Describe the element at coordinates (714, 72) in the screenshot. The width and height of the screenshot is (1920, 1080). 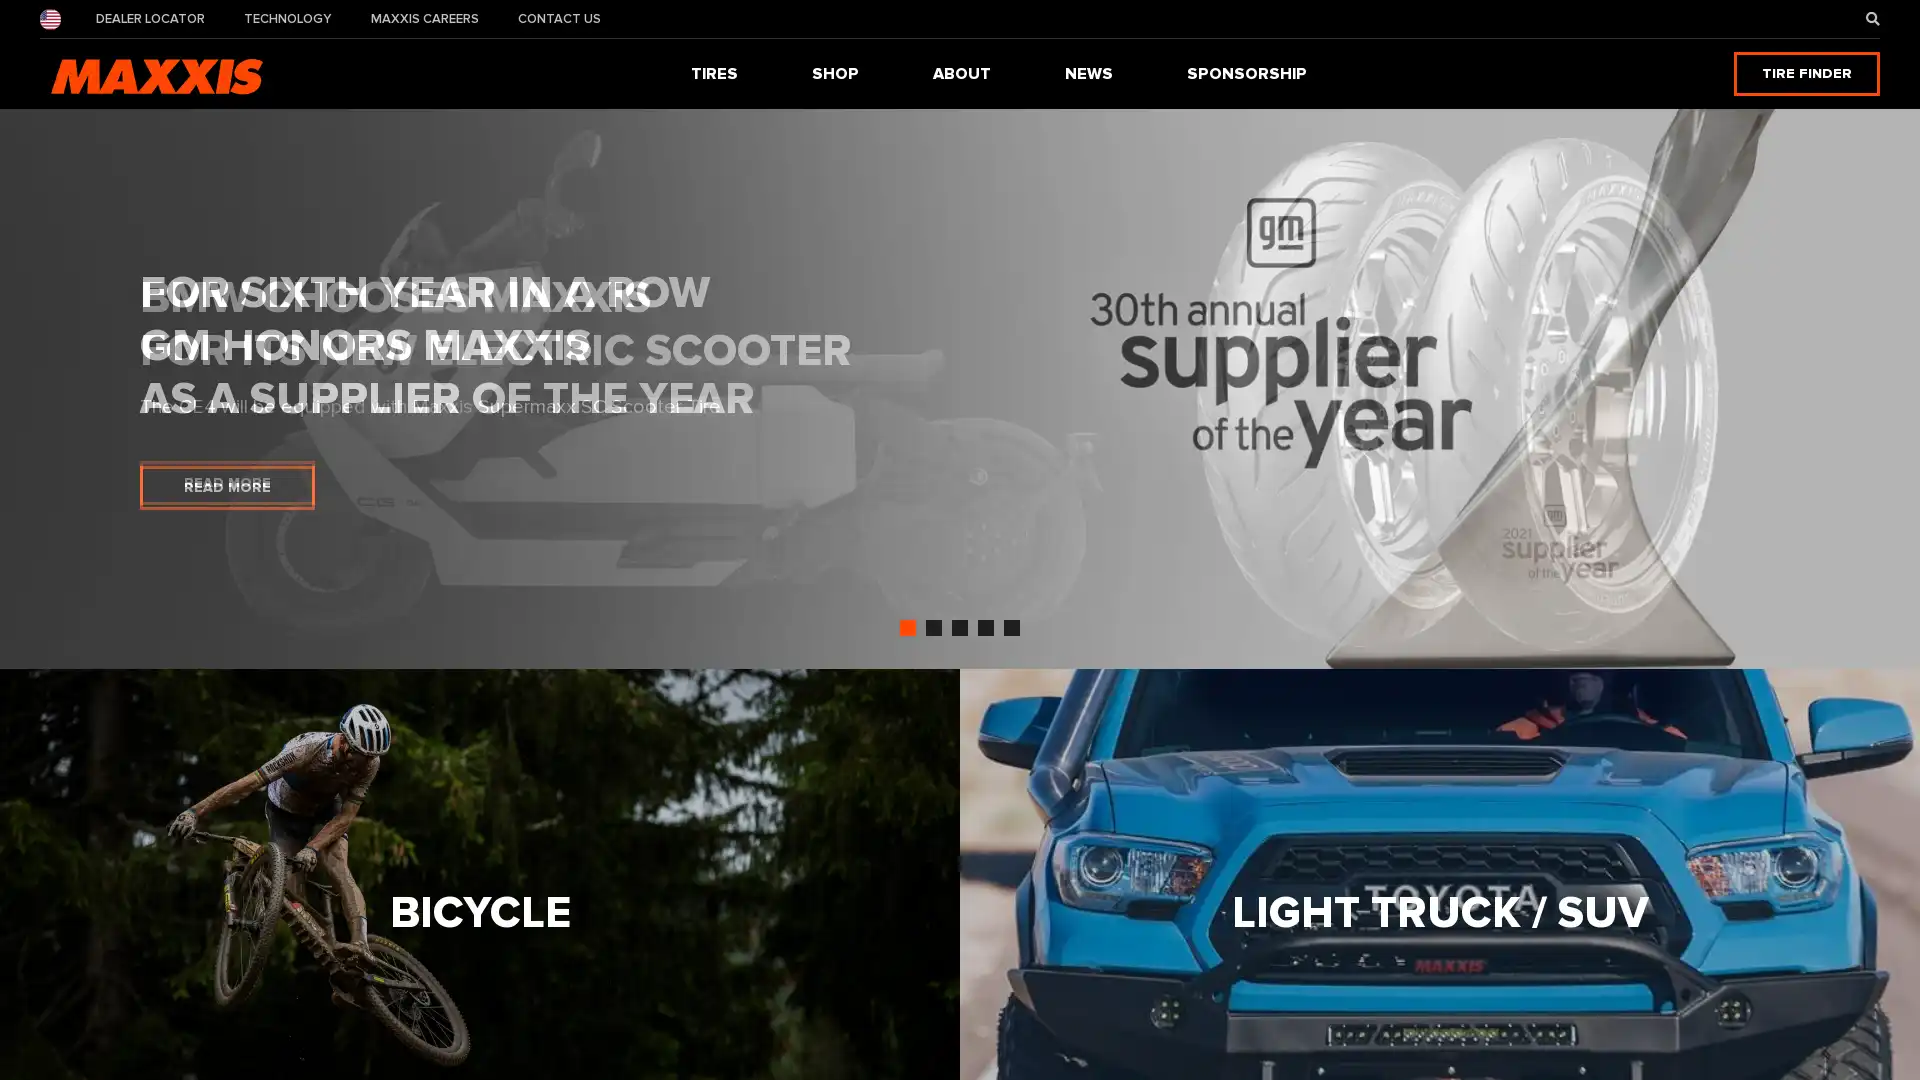
I see `TIRES` at that location.